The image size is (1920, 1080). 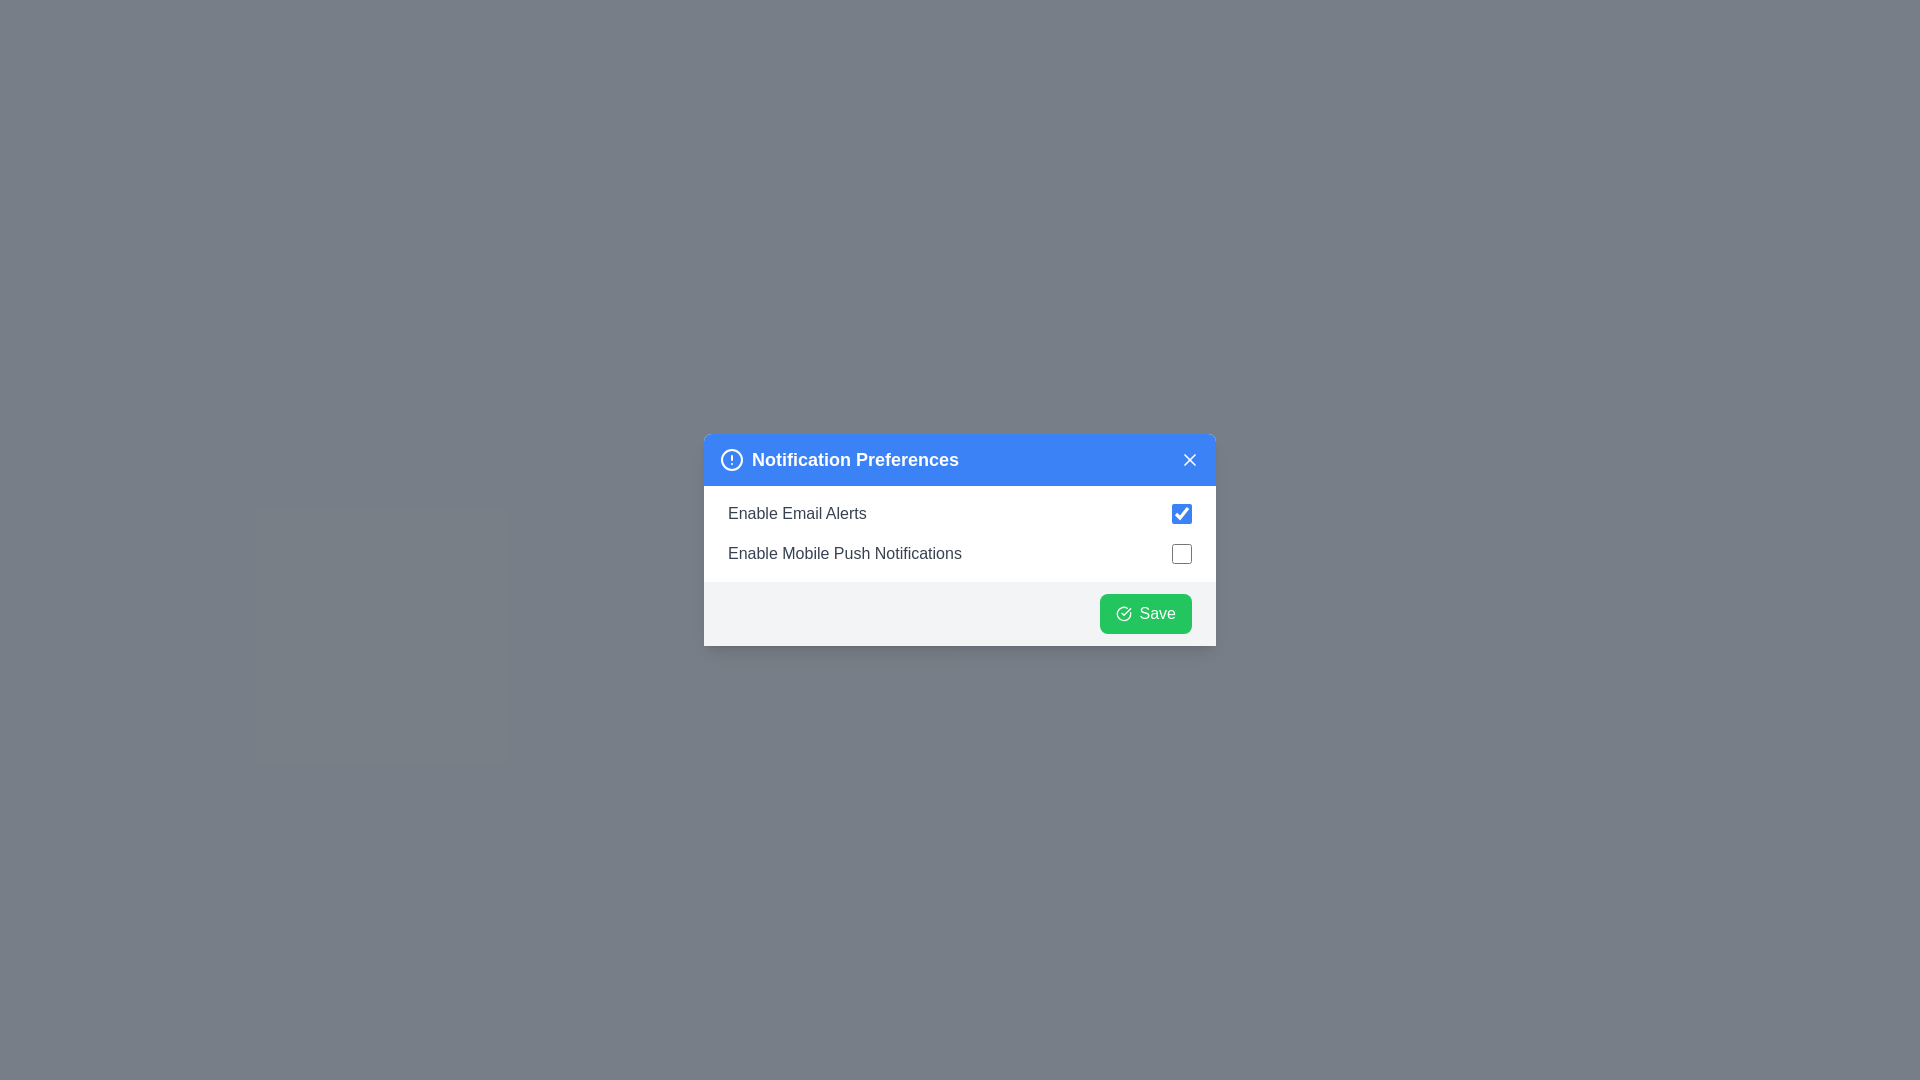 What do you see at coordinates (1181, 554) in the screenshot?
I see `the small checkbox with a square shape next to the label 'Enable Mobile Push Notifications'` at bounding box center [1181, 554].